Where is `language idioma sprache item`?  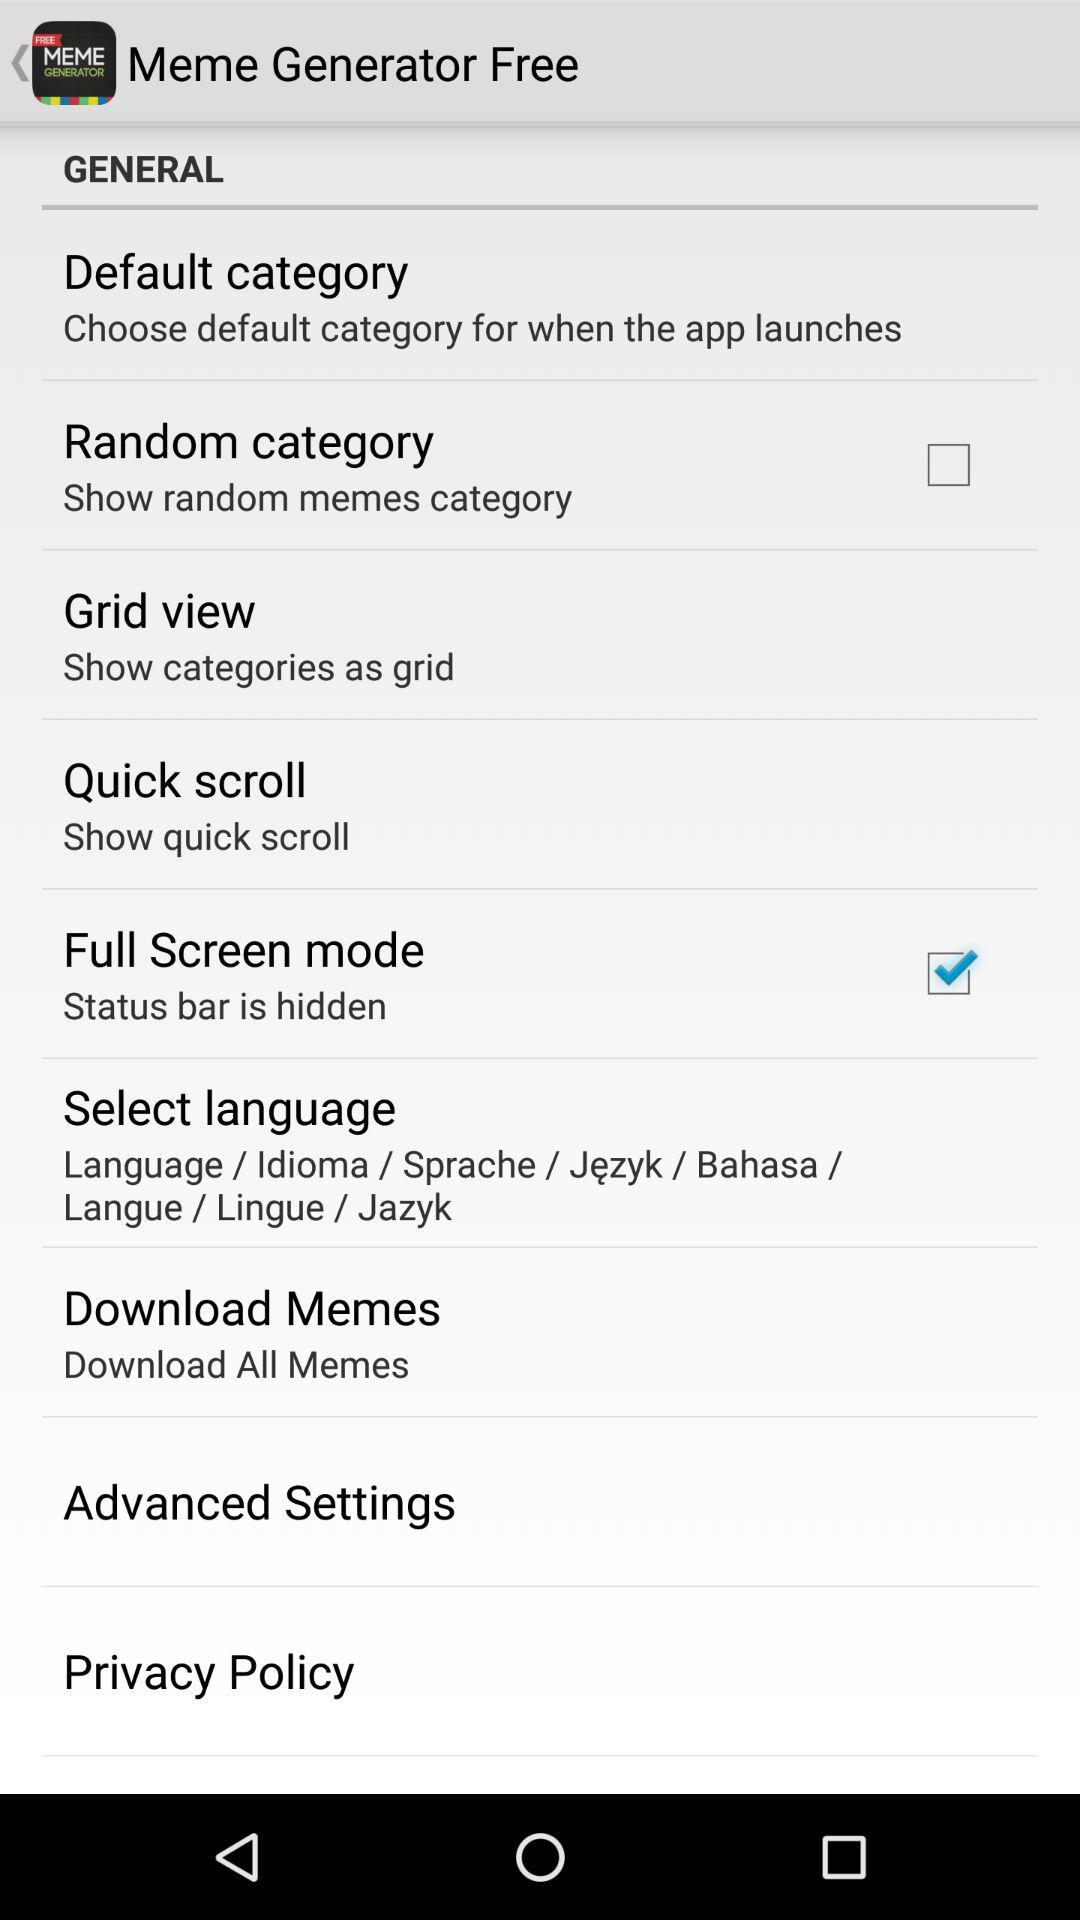
language idioma sprache item is located at coordinates (525, 1184).